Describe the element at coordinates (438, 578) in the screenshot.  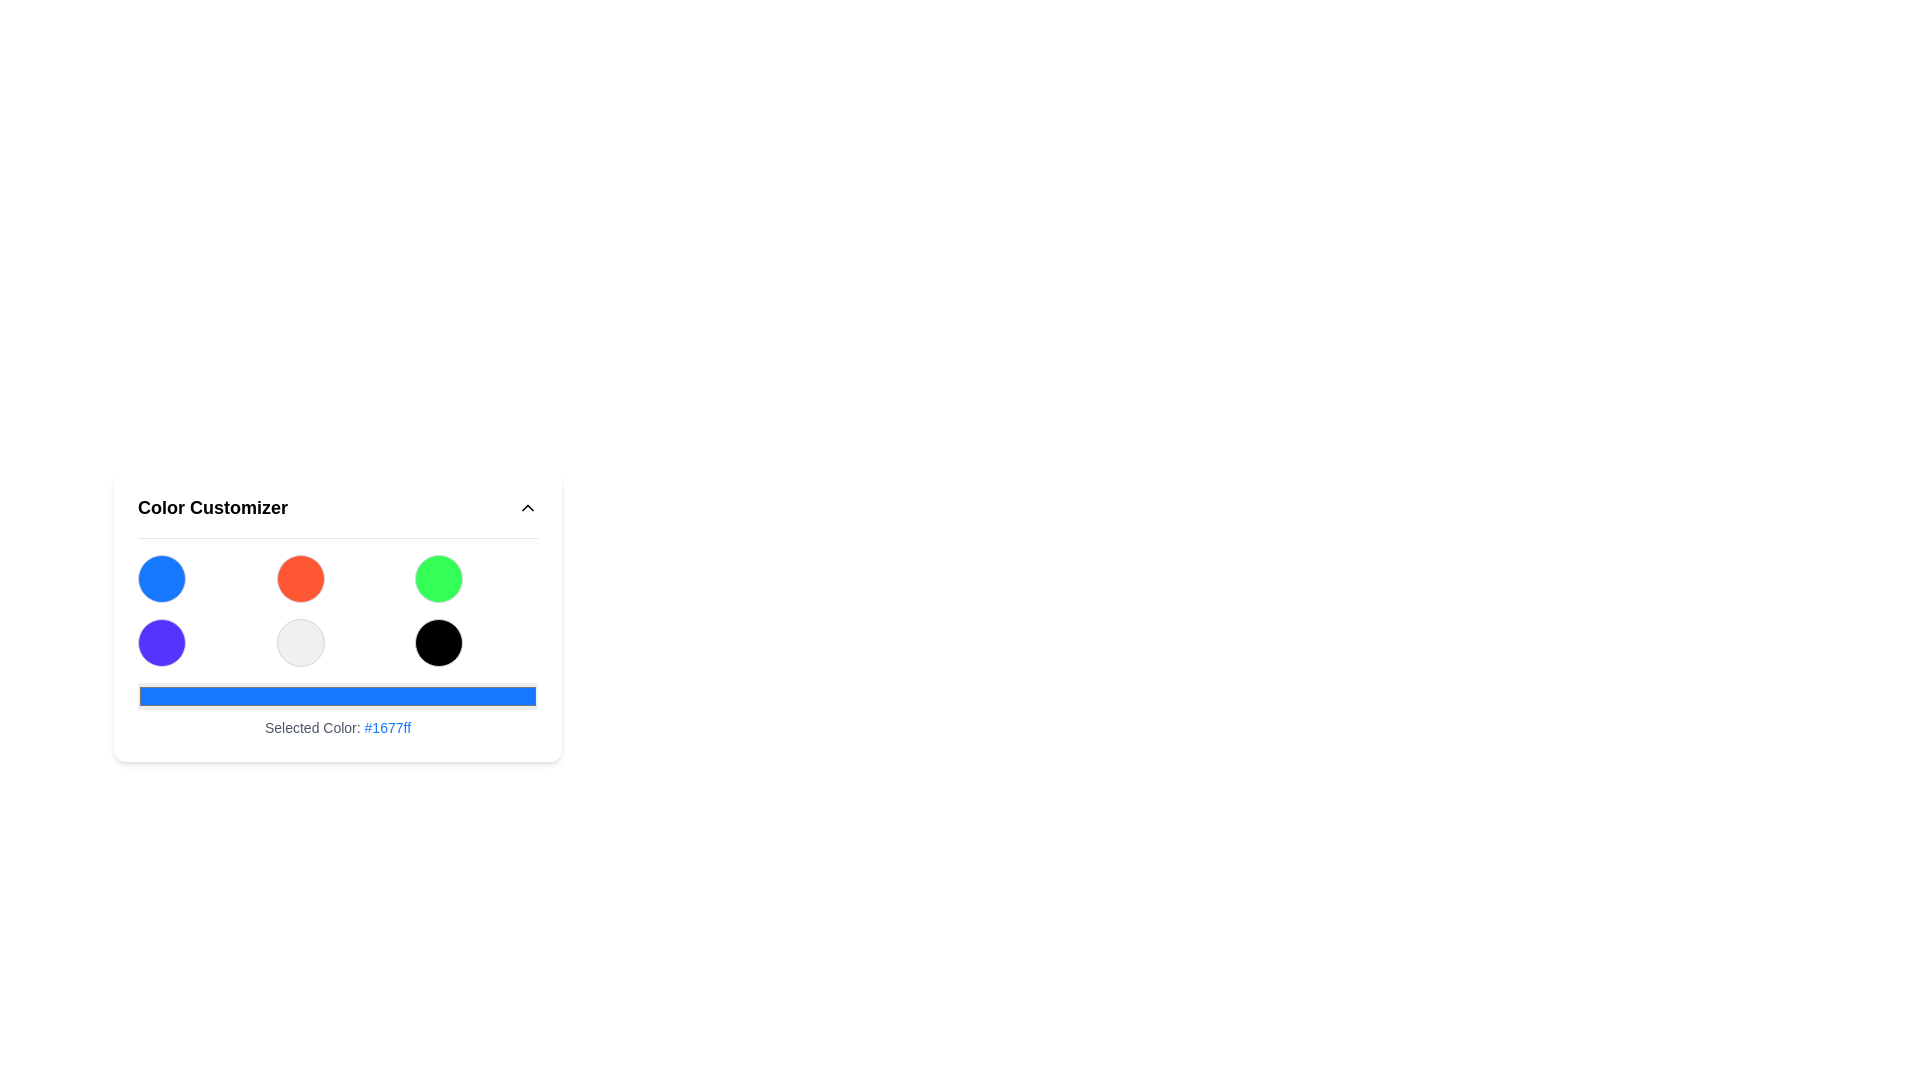
I see `the vibrant green circular button with a clear border located in the top-right section of the grid layout` at that location.